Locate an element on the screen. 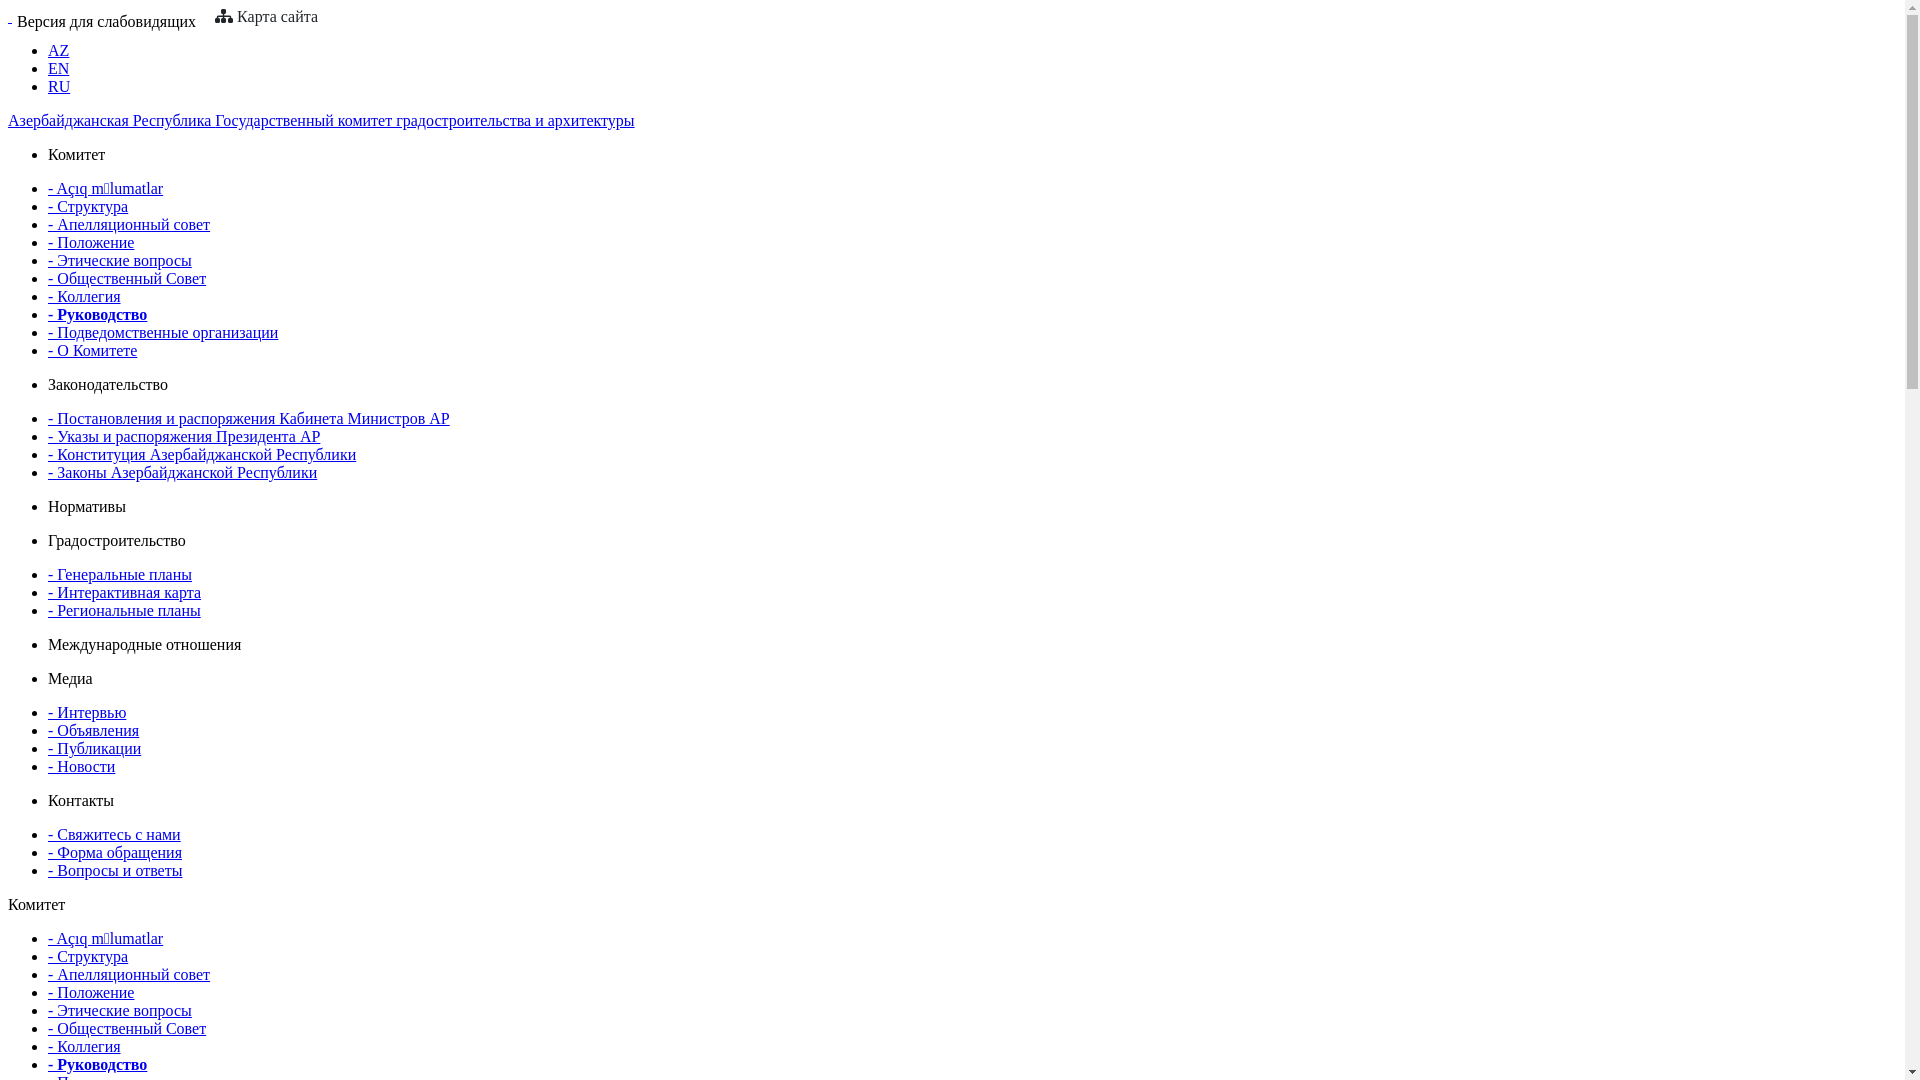 Image resolution: width=1920 pixels, height=1080 pixels. 'EN' is located at coordinates (58, 67).